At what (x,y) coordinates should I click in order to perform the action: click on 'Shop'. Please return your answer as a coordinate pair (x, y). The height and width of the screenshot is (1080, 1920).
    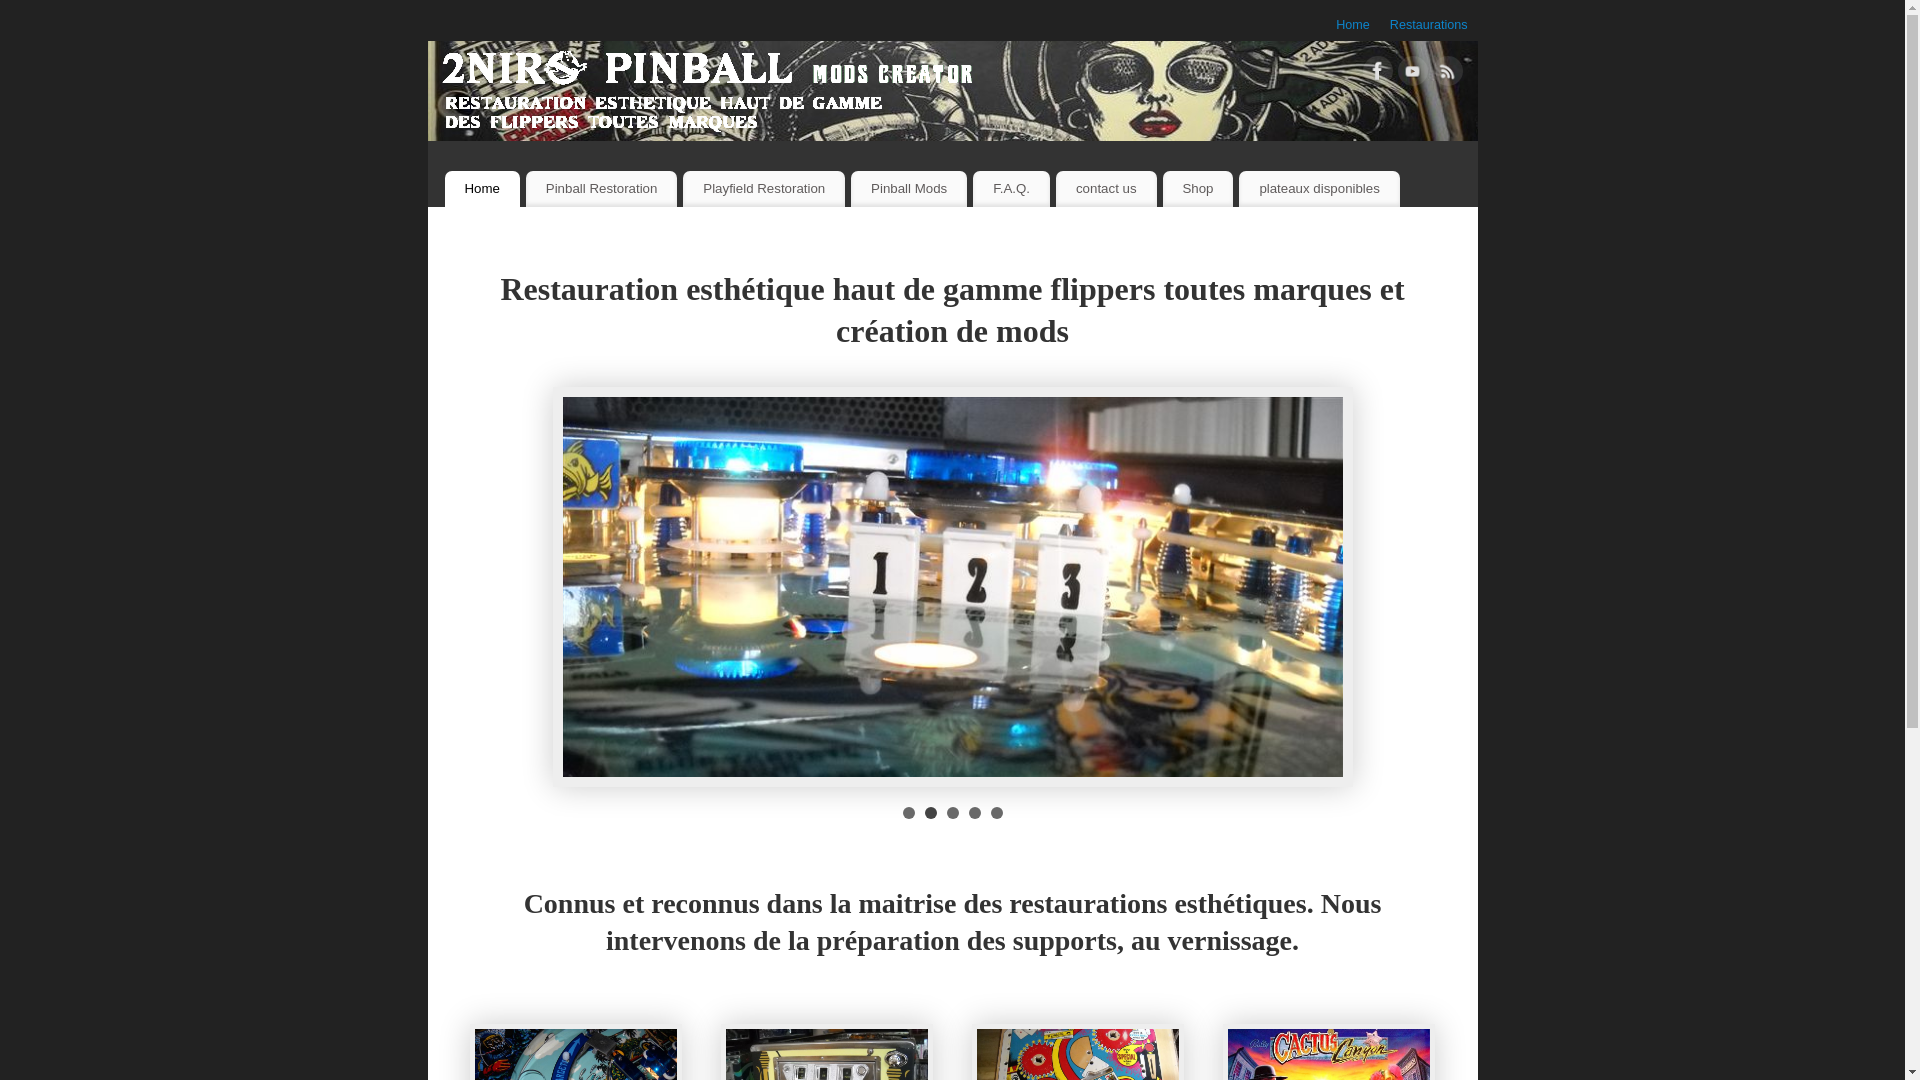
    Looking at the image, I should click on (1161, 189).